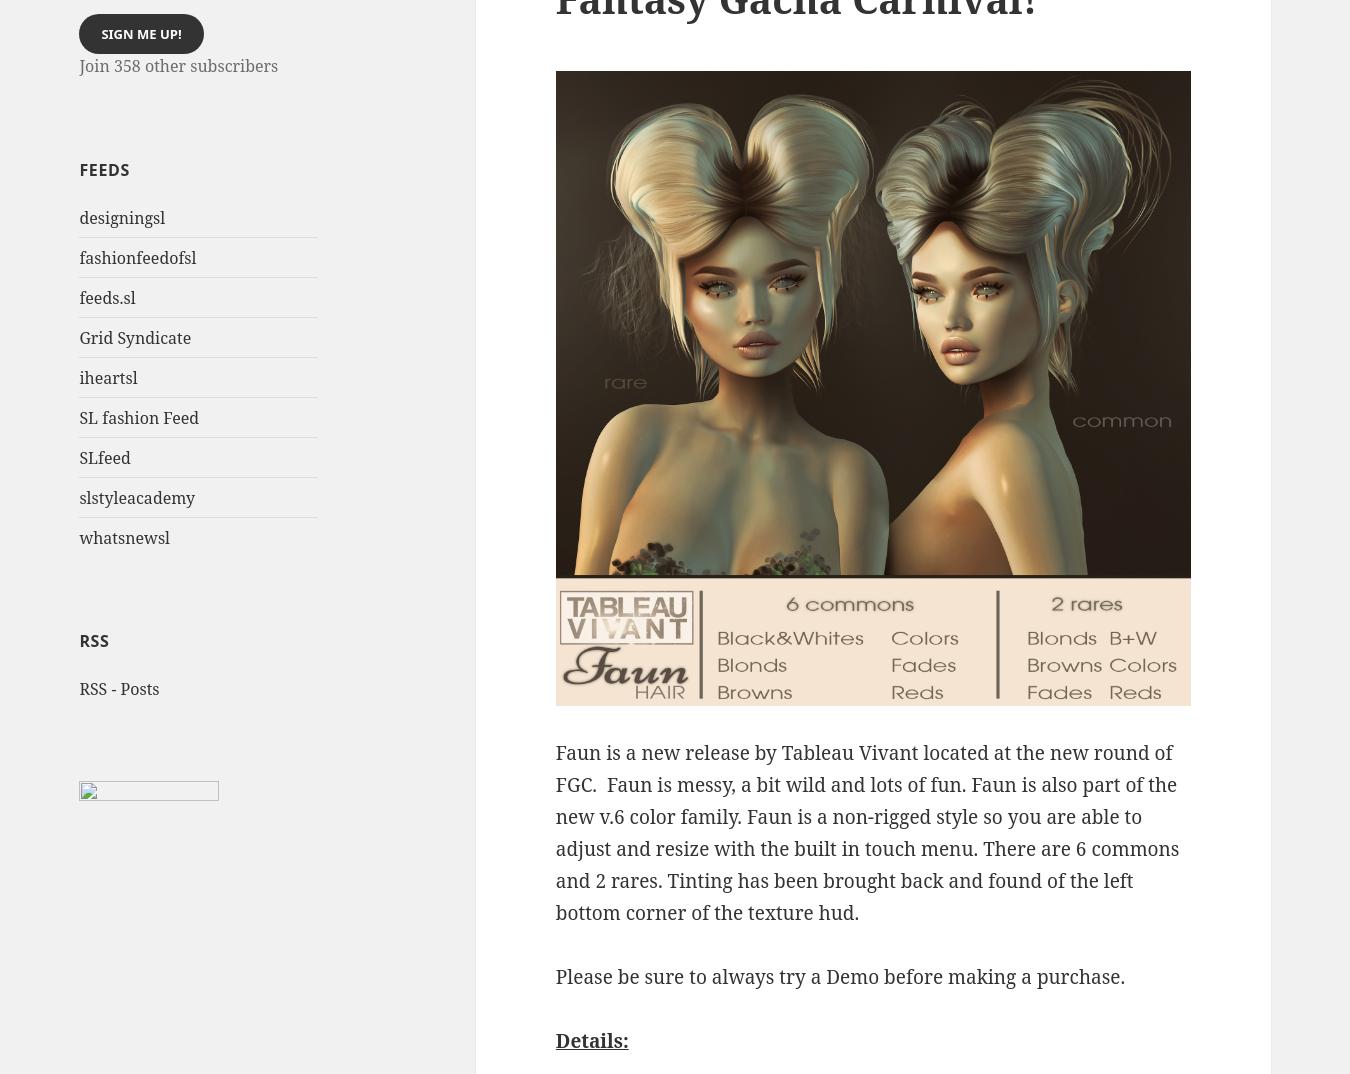  I want to click on 'fashionfeedofsl', so click(137, 256).